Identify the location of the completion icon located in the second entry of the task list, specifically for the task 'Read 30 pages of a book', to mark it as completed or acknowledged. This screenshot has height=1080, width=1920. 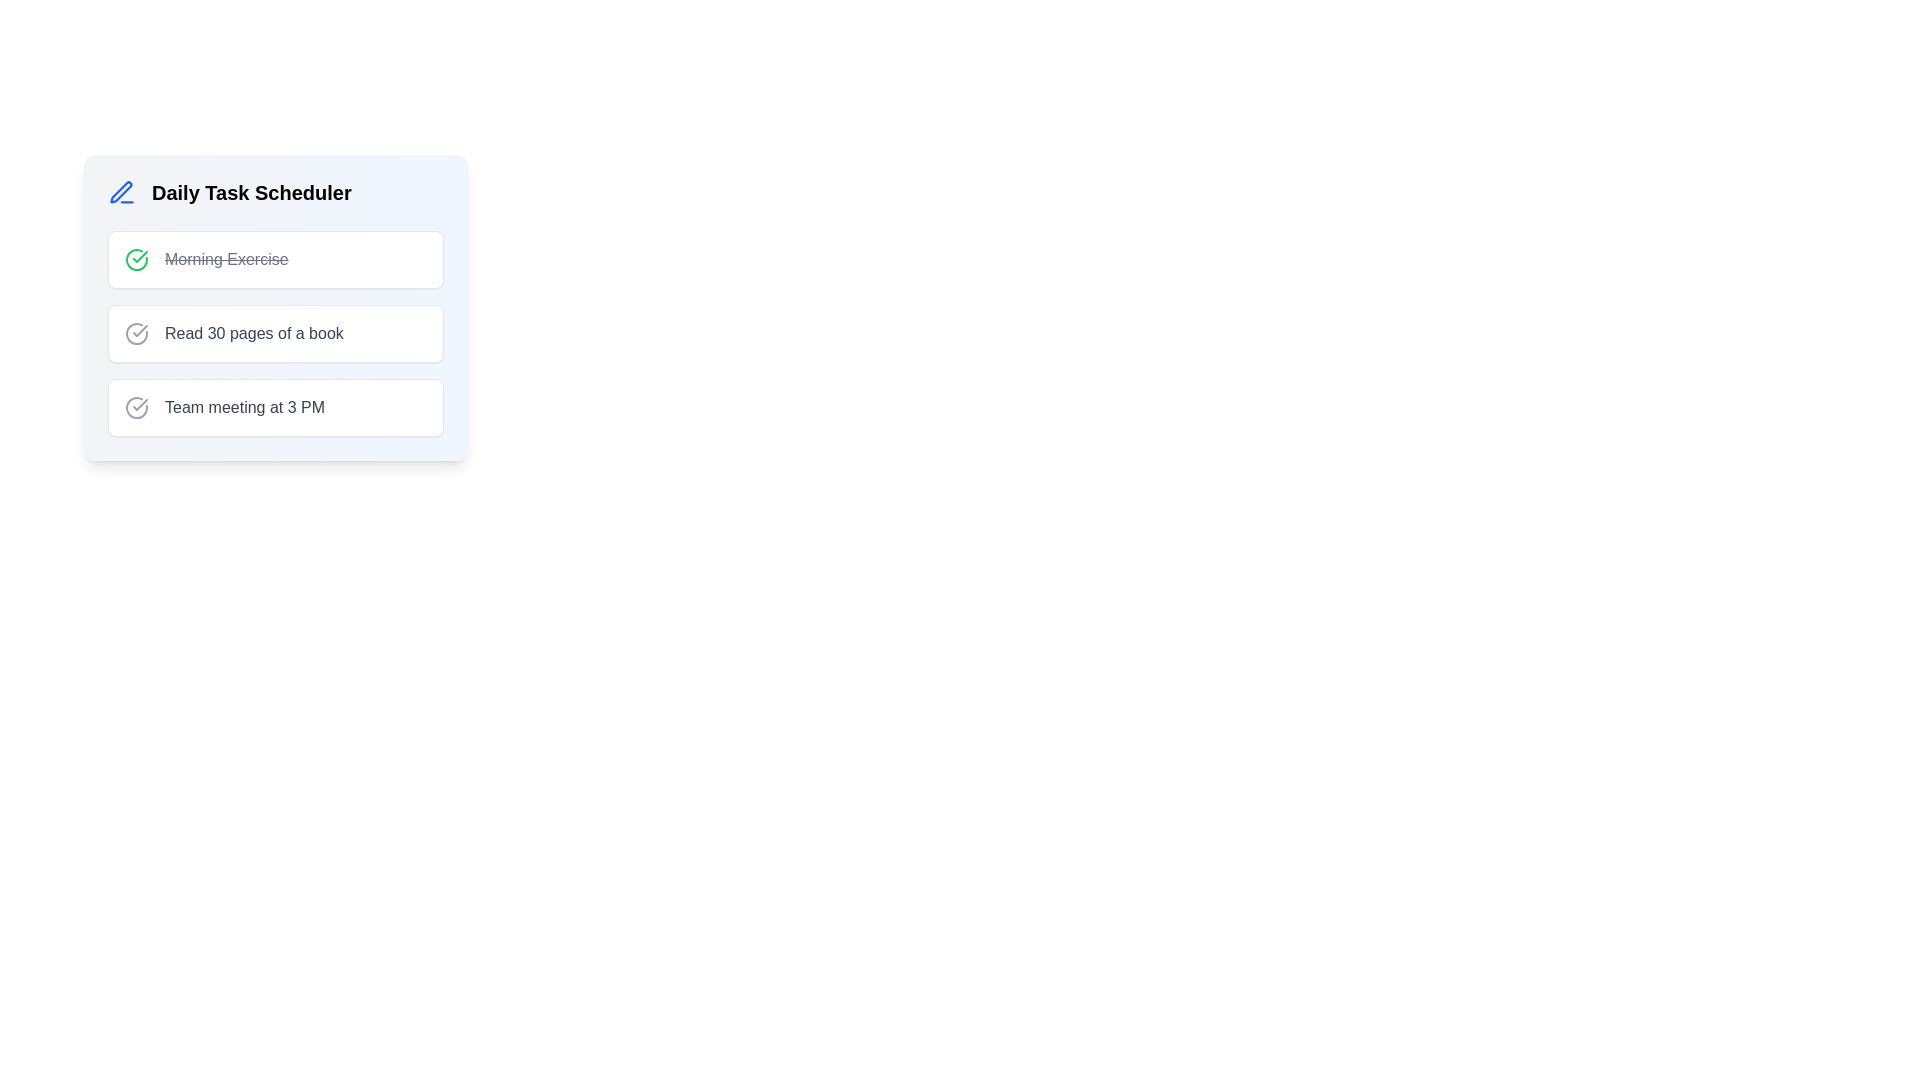
(136, 333).